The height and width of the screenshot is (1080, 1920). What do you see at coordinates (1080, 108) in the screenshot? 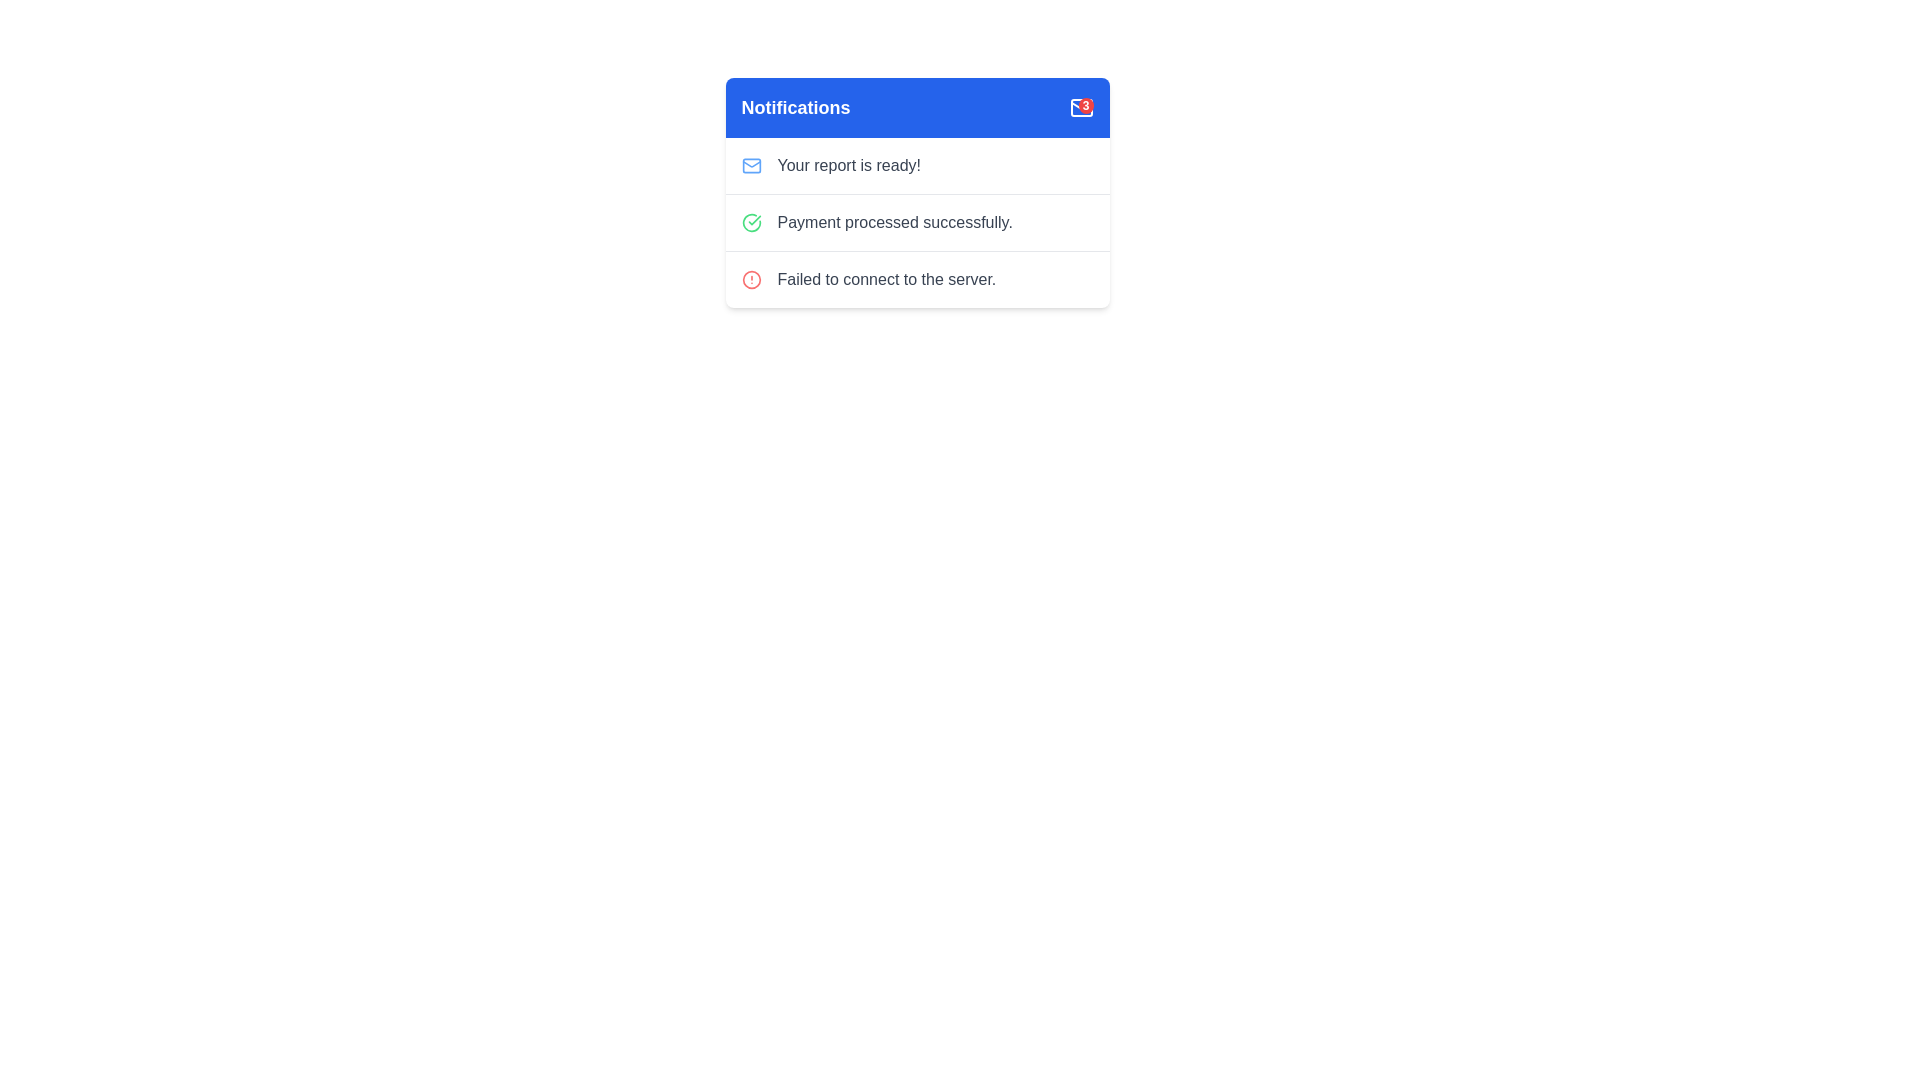
I see `the notification count displayed on the red circular badge with the numeral '3' inside, located at the top-right corner of the blue envelope icon in the Notifications area` at bounding box center [1080, 108].